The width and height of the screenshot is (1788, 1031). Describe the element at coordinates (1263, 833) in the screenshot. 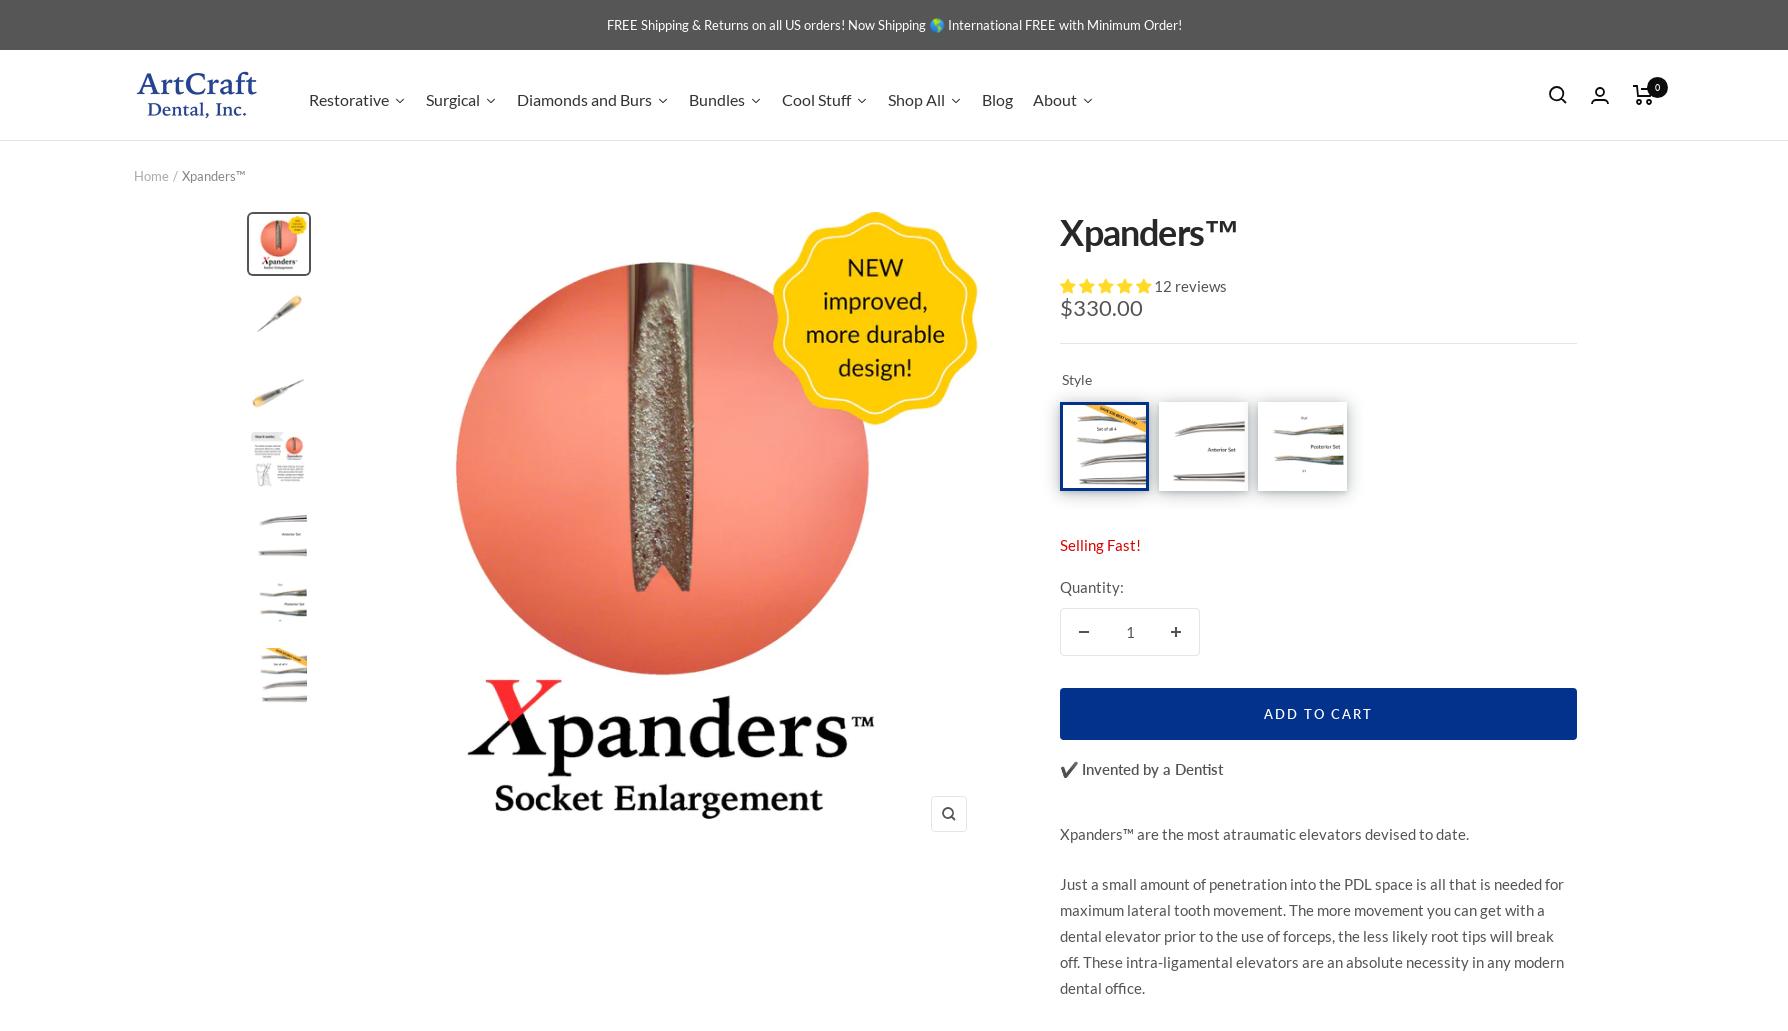

I see `'Xpanders™ are the most atraumatic elevators devised to date.'` at that location.